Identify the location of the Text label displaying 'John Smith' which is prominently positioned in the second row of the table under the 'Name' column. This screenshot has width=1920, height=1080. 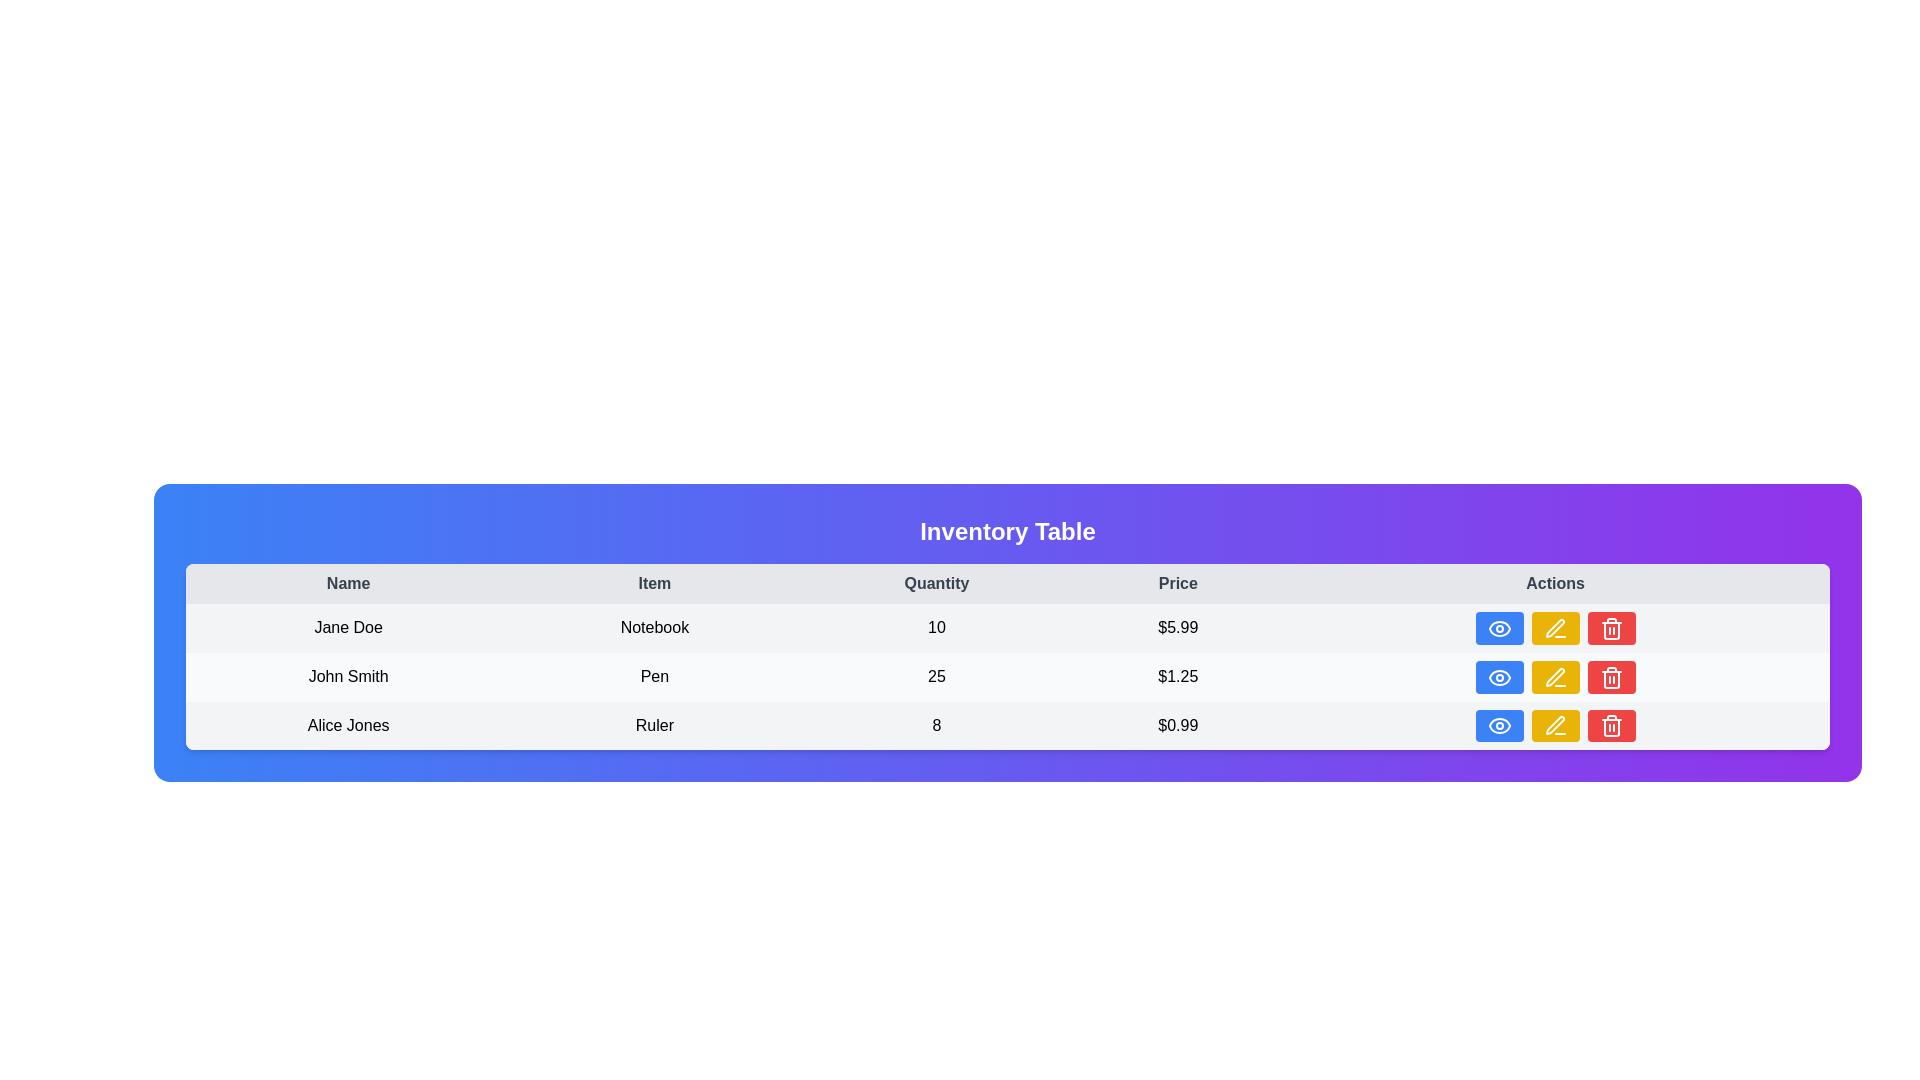
(348, 676).